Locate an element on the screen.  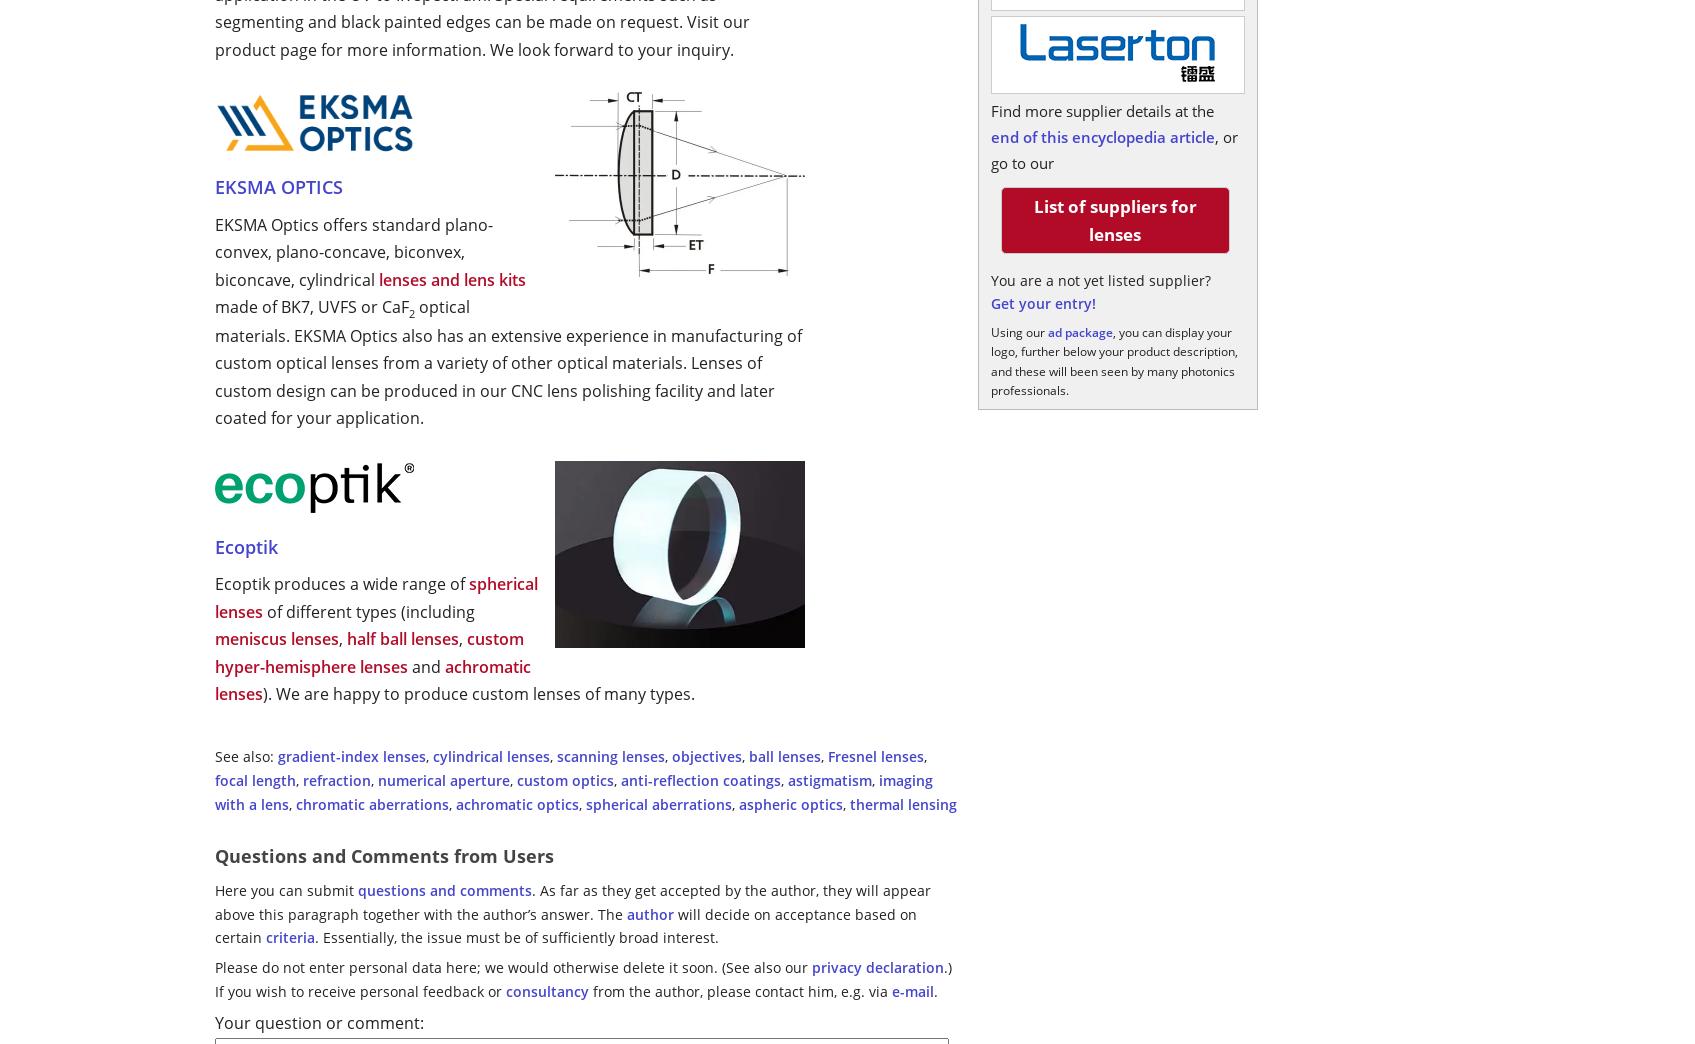
'achromatic optics' is located at coordinates (516, 802).